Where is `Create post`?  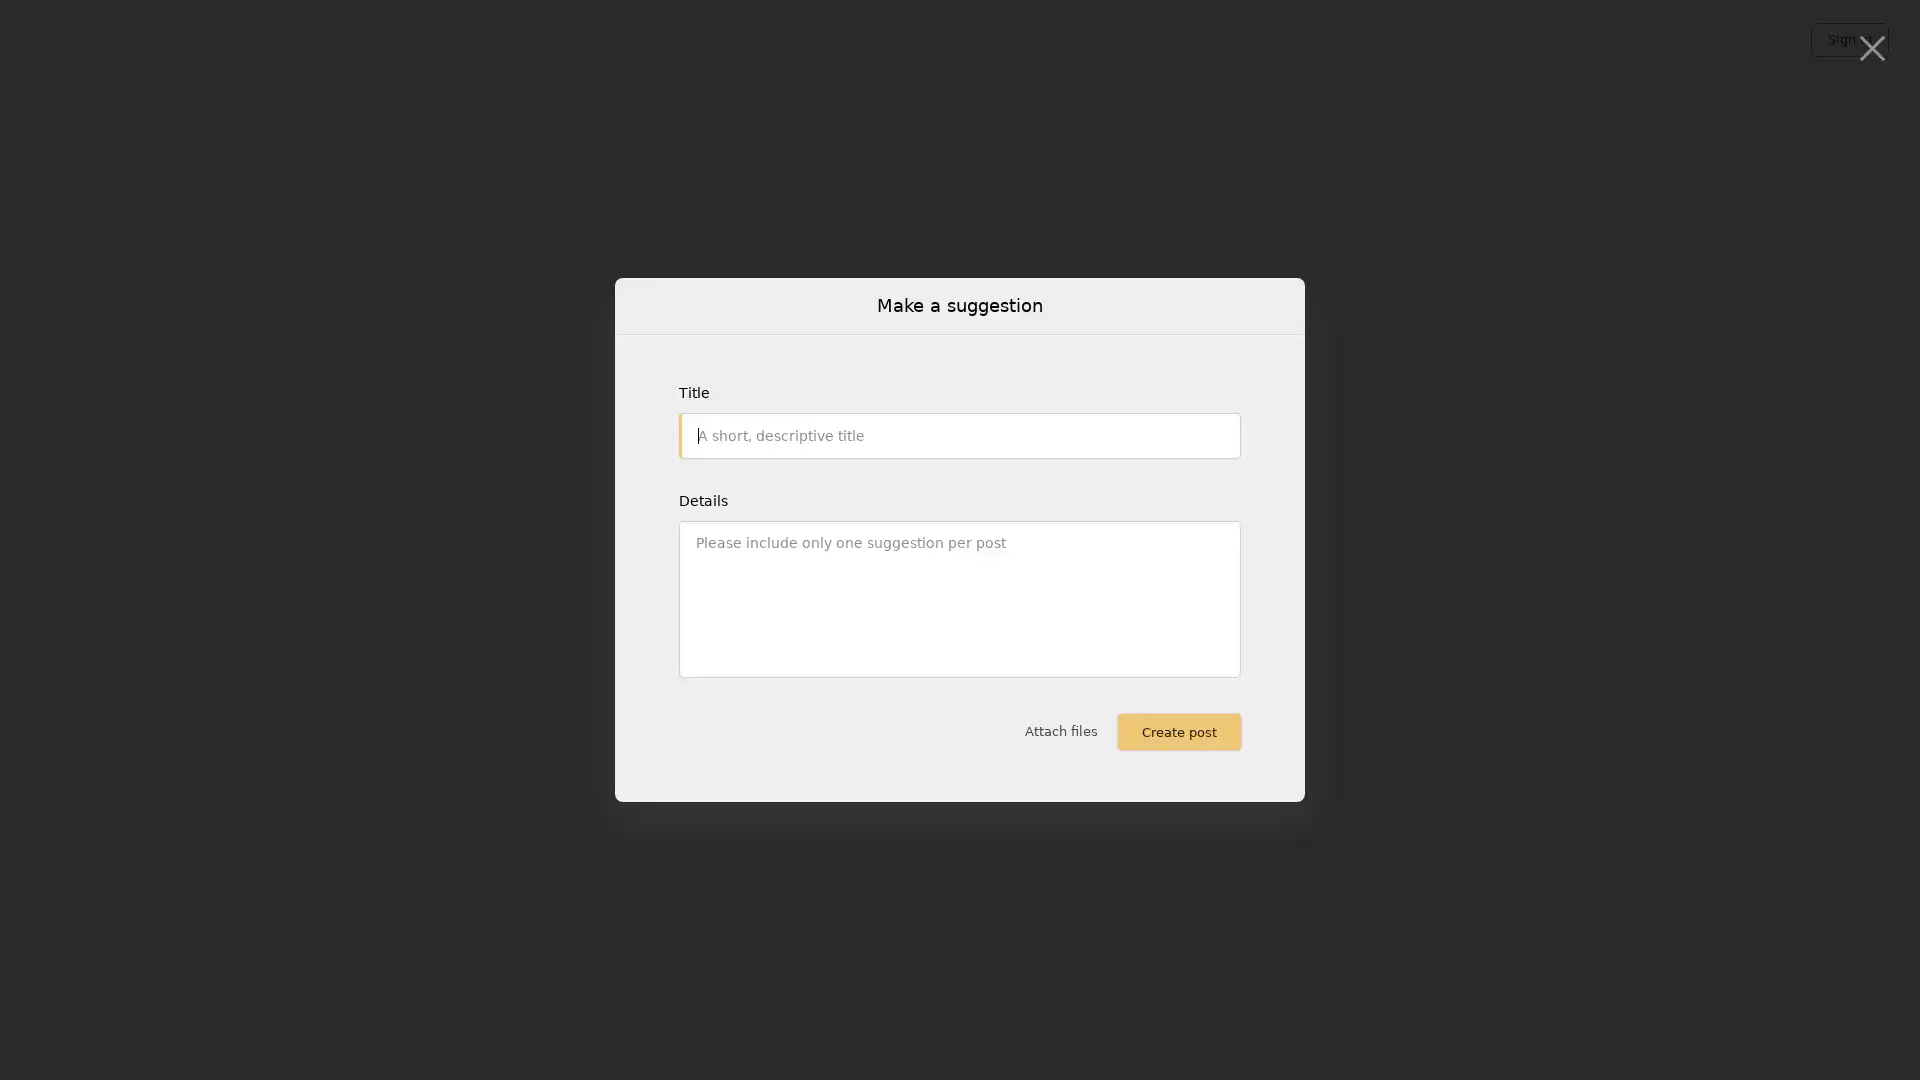
Create post is located at coordinates (1179, 732).